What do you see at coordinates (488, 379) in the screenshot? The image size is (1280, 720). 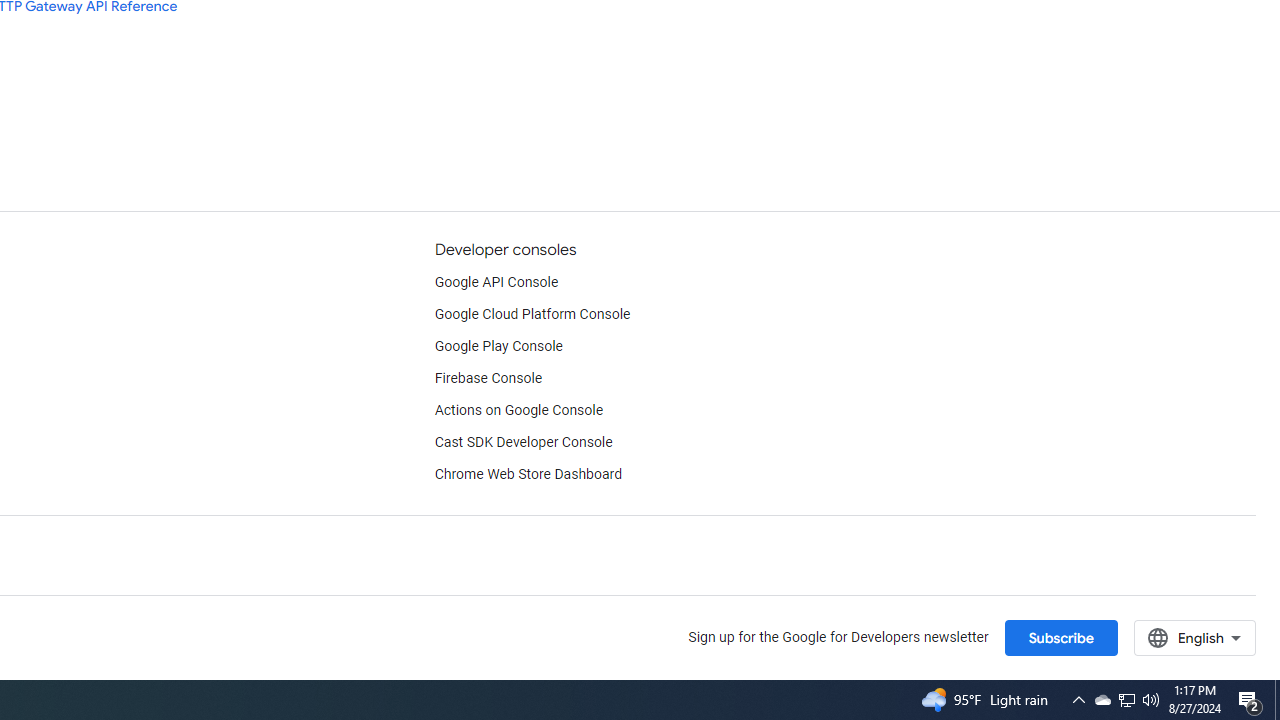 I see `'Firebase Console'` at bounding box center [488, 379].